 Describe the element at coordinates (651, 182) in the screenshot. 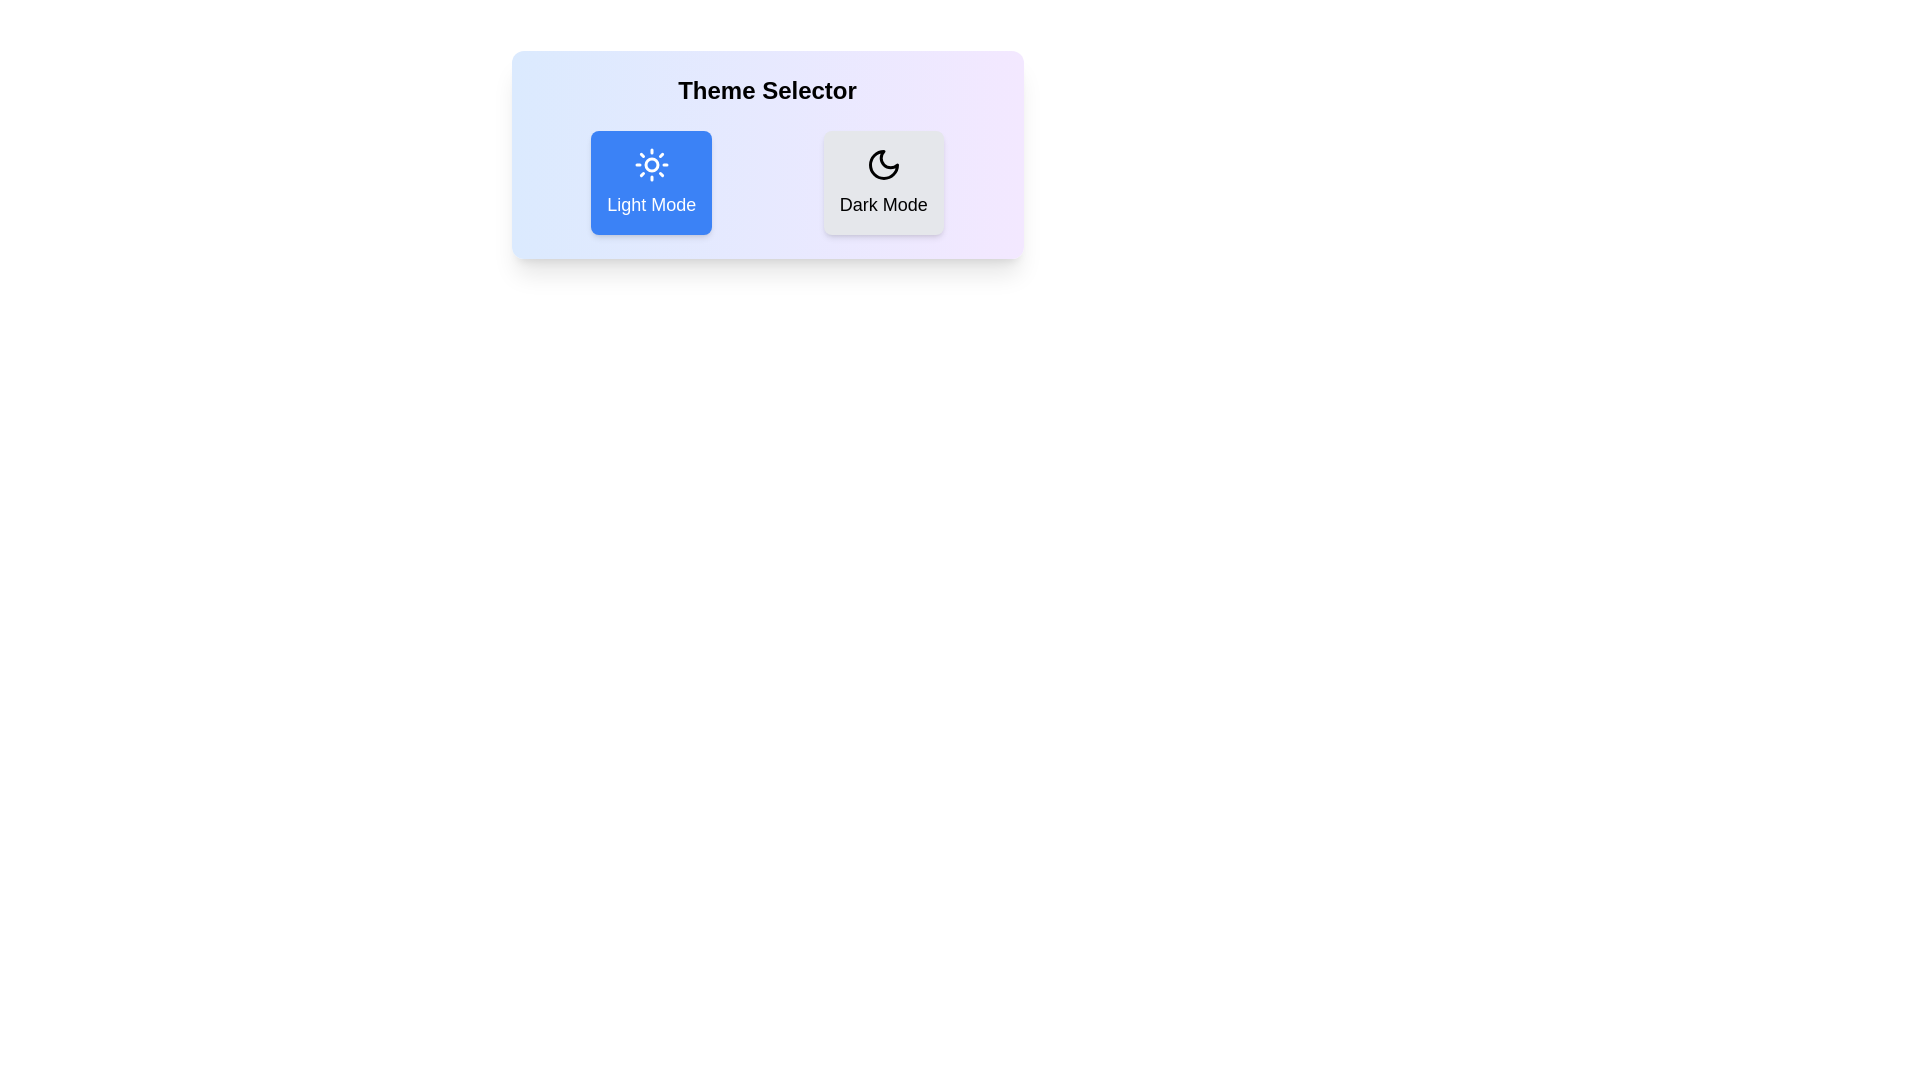

I see `the mode option Light Mode to observe its hover effect` at that location.